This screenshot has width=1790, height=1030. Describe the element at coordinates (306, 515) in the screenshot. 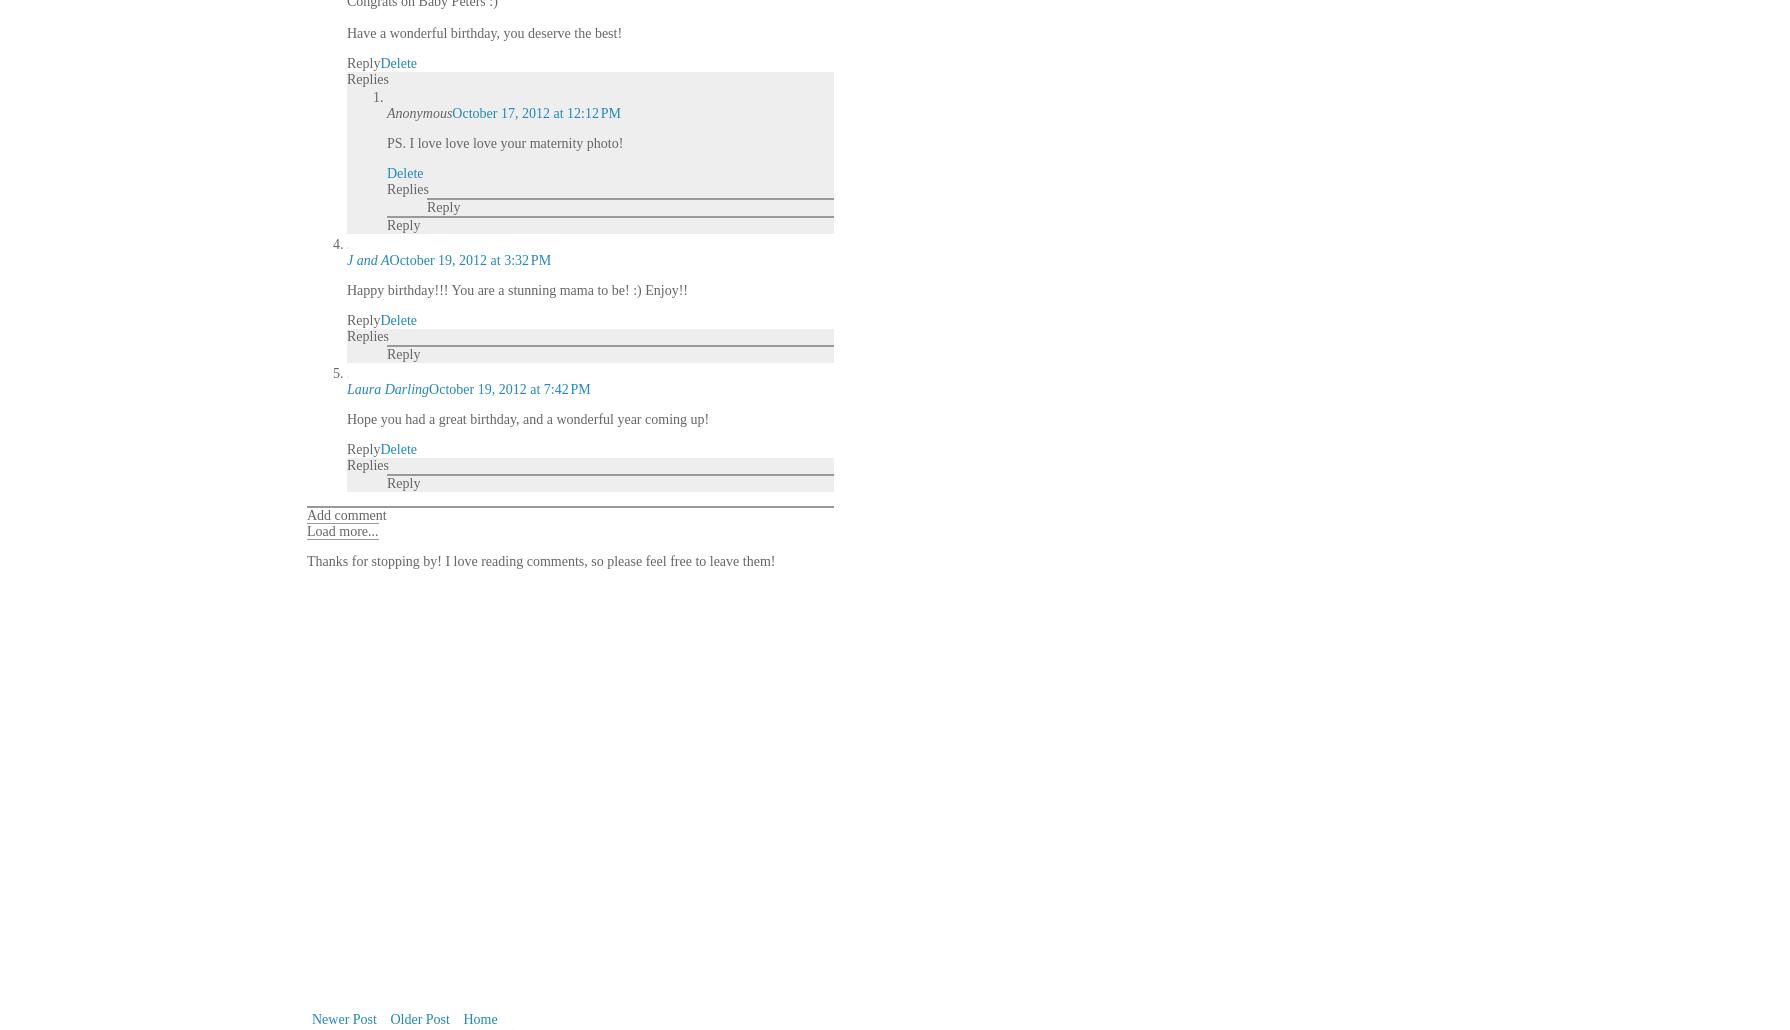

I see `'Add comment'` at that location.